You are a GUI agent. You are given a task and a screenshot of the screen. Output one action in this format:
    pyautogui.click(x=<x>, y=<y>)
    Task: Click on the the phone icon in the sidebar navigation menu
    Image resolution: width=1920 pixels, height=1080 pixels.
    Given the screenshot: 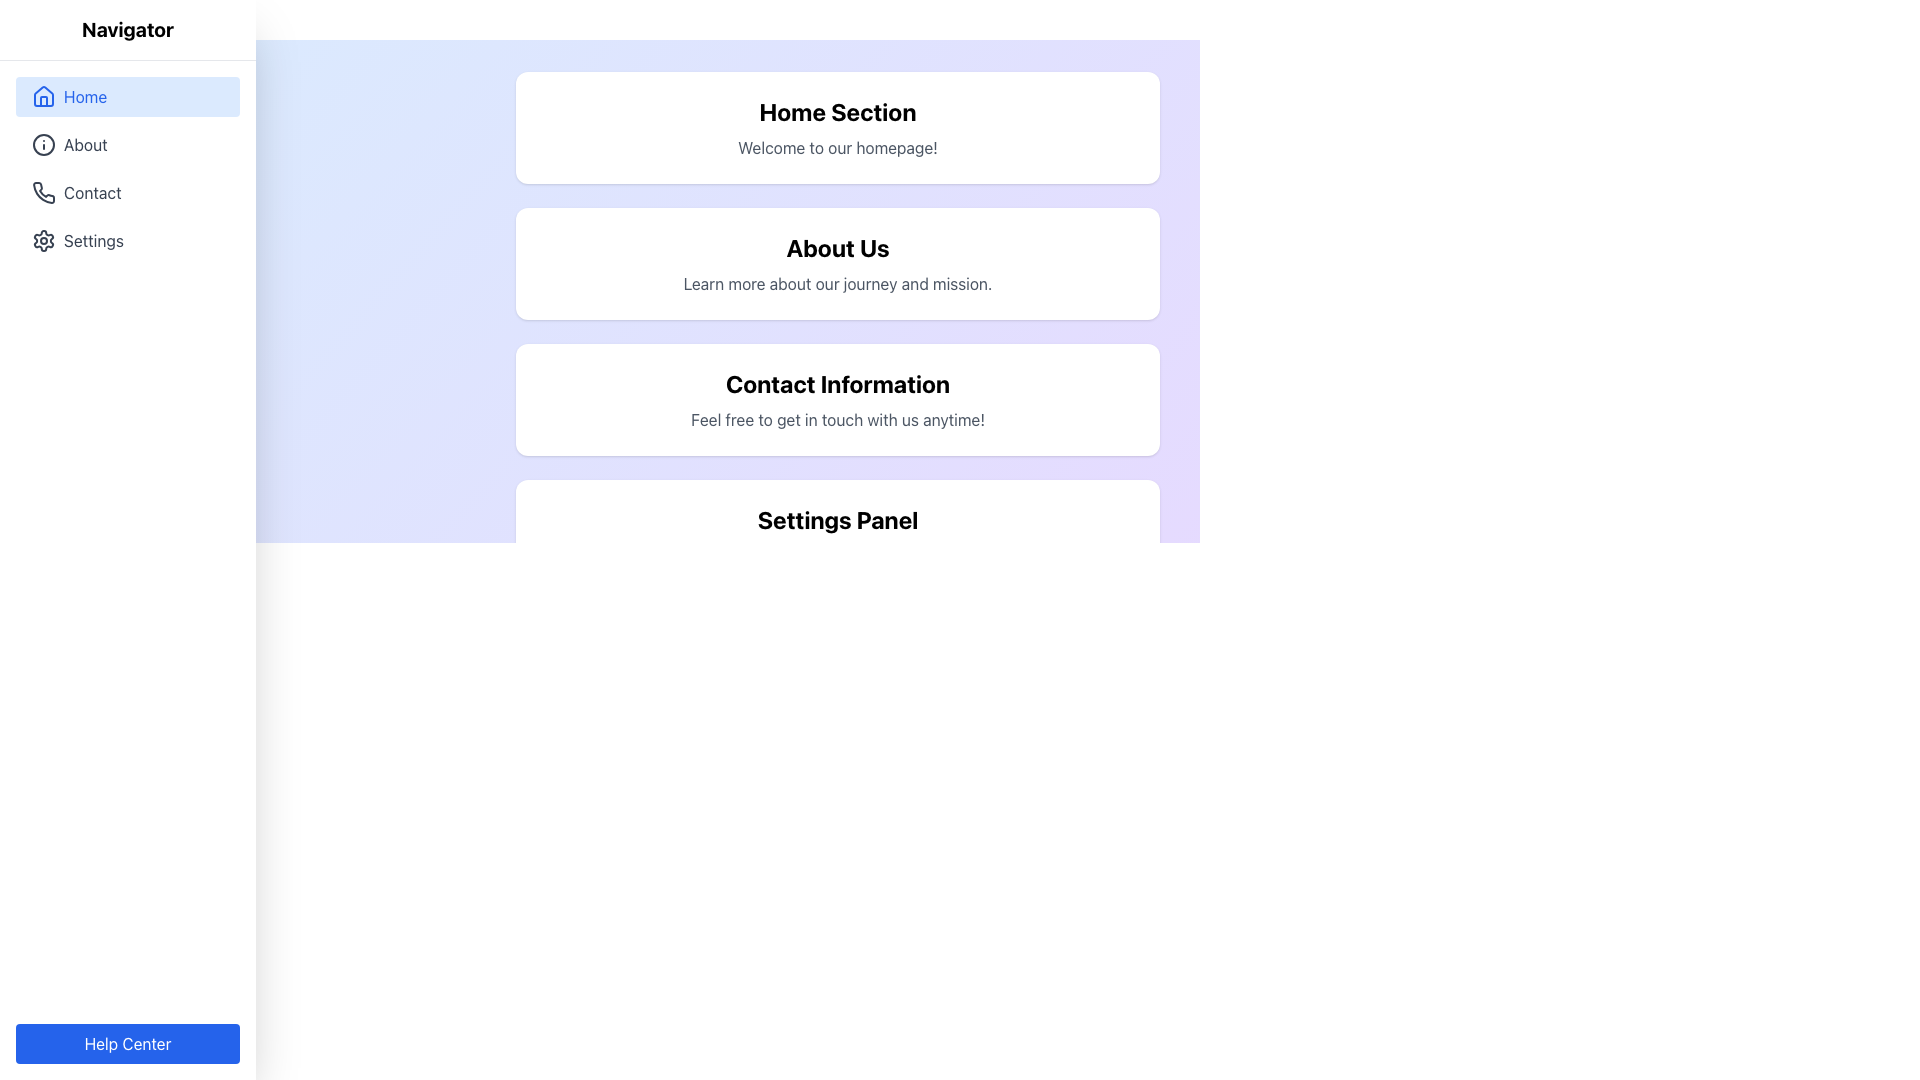 What is the action you would take?
    pyautogui.click(x=43, y=192)
    